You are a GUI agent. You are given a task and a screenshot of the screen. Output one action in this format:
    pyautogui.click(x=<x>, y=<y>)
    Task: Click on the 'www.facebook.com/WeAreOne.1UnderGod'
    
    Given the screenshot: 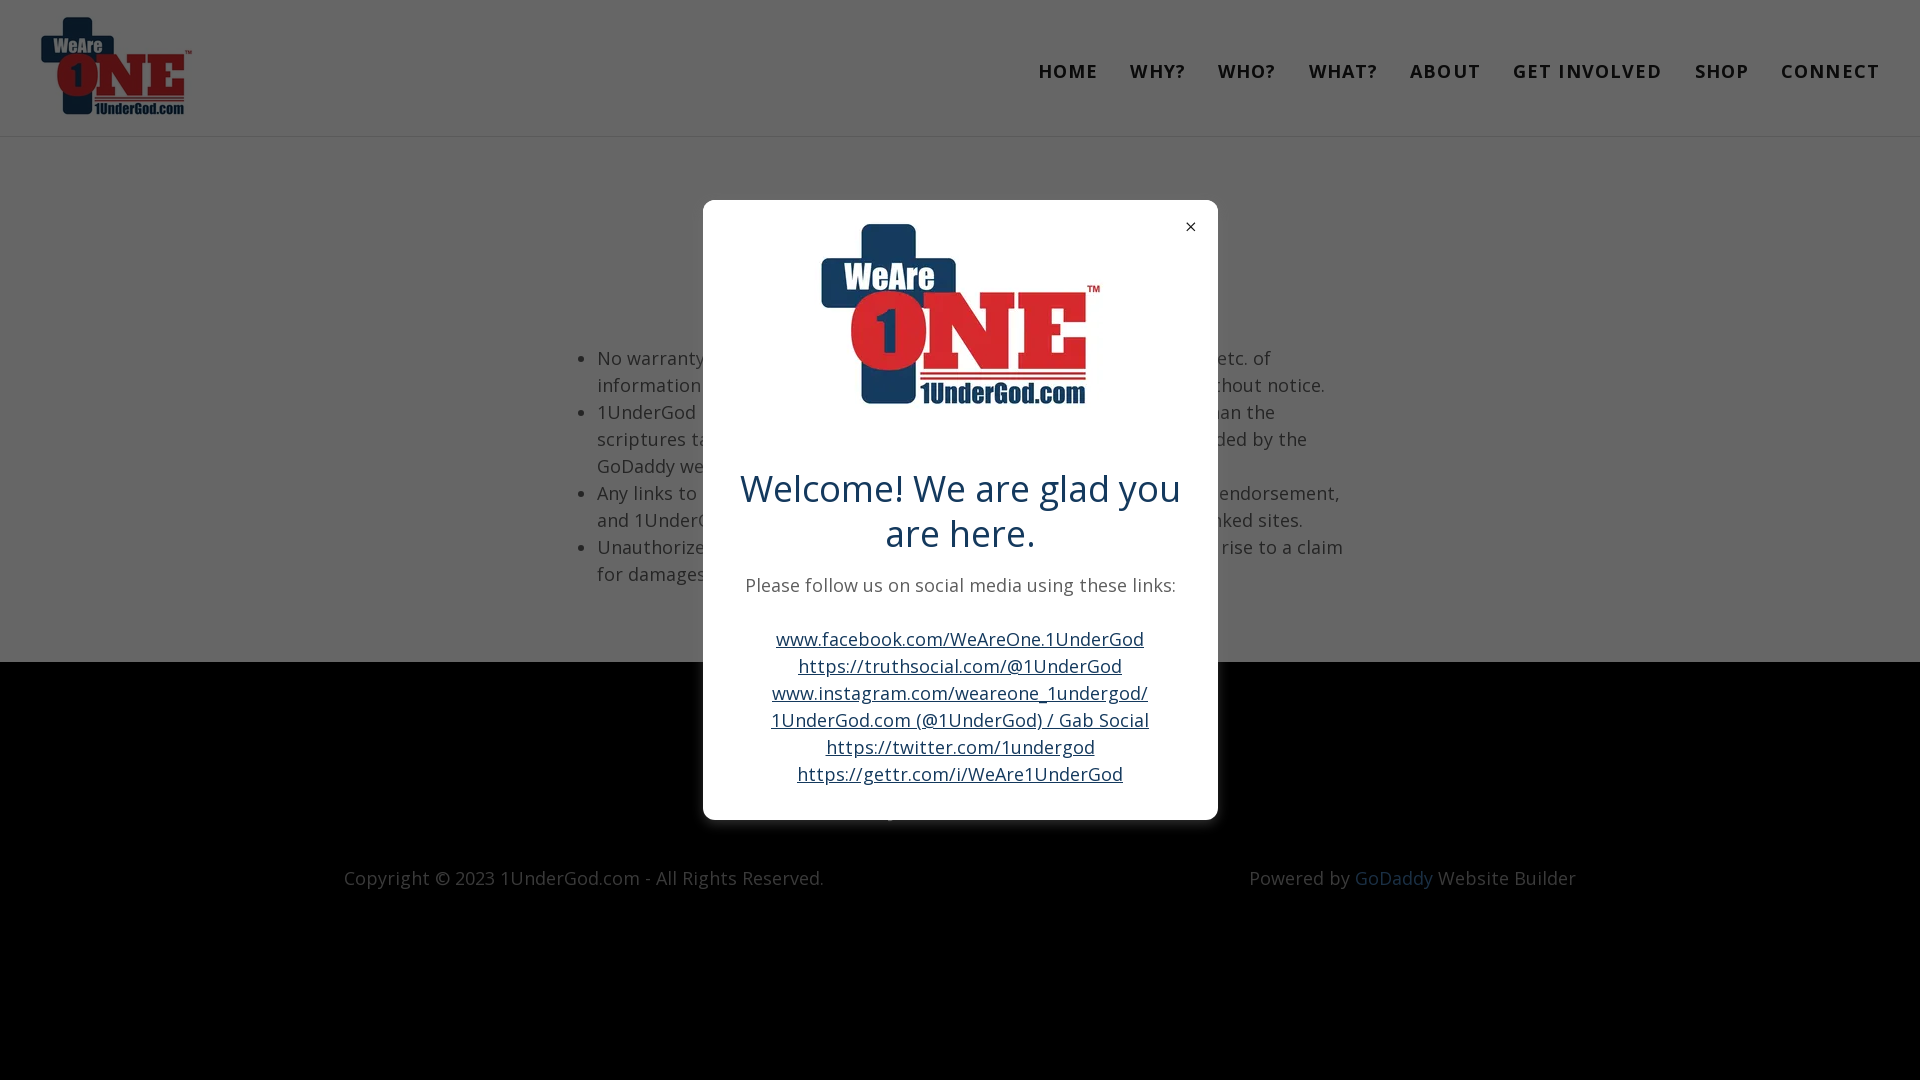 What is the action you would take?
    pyautogui.click(x=960, y=639)
    